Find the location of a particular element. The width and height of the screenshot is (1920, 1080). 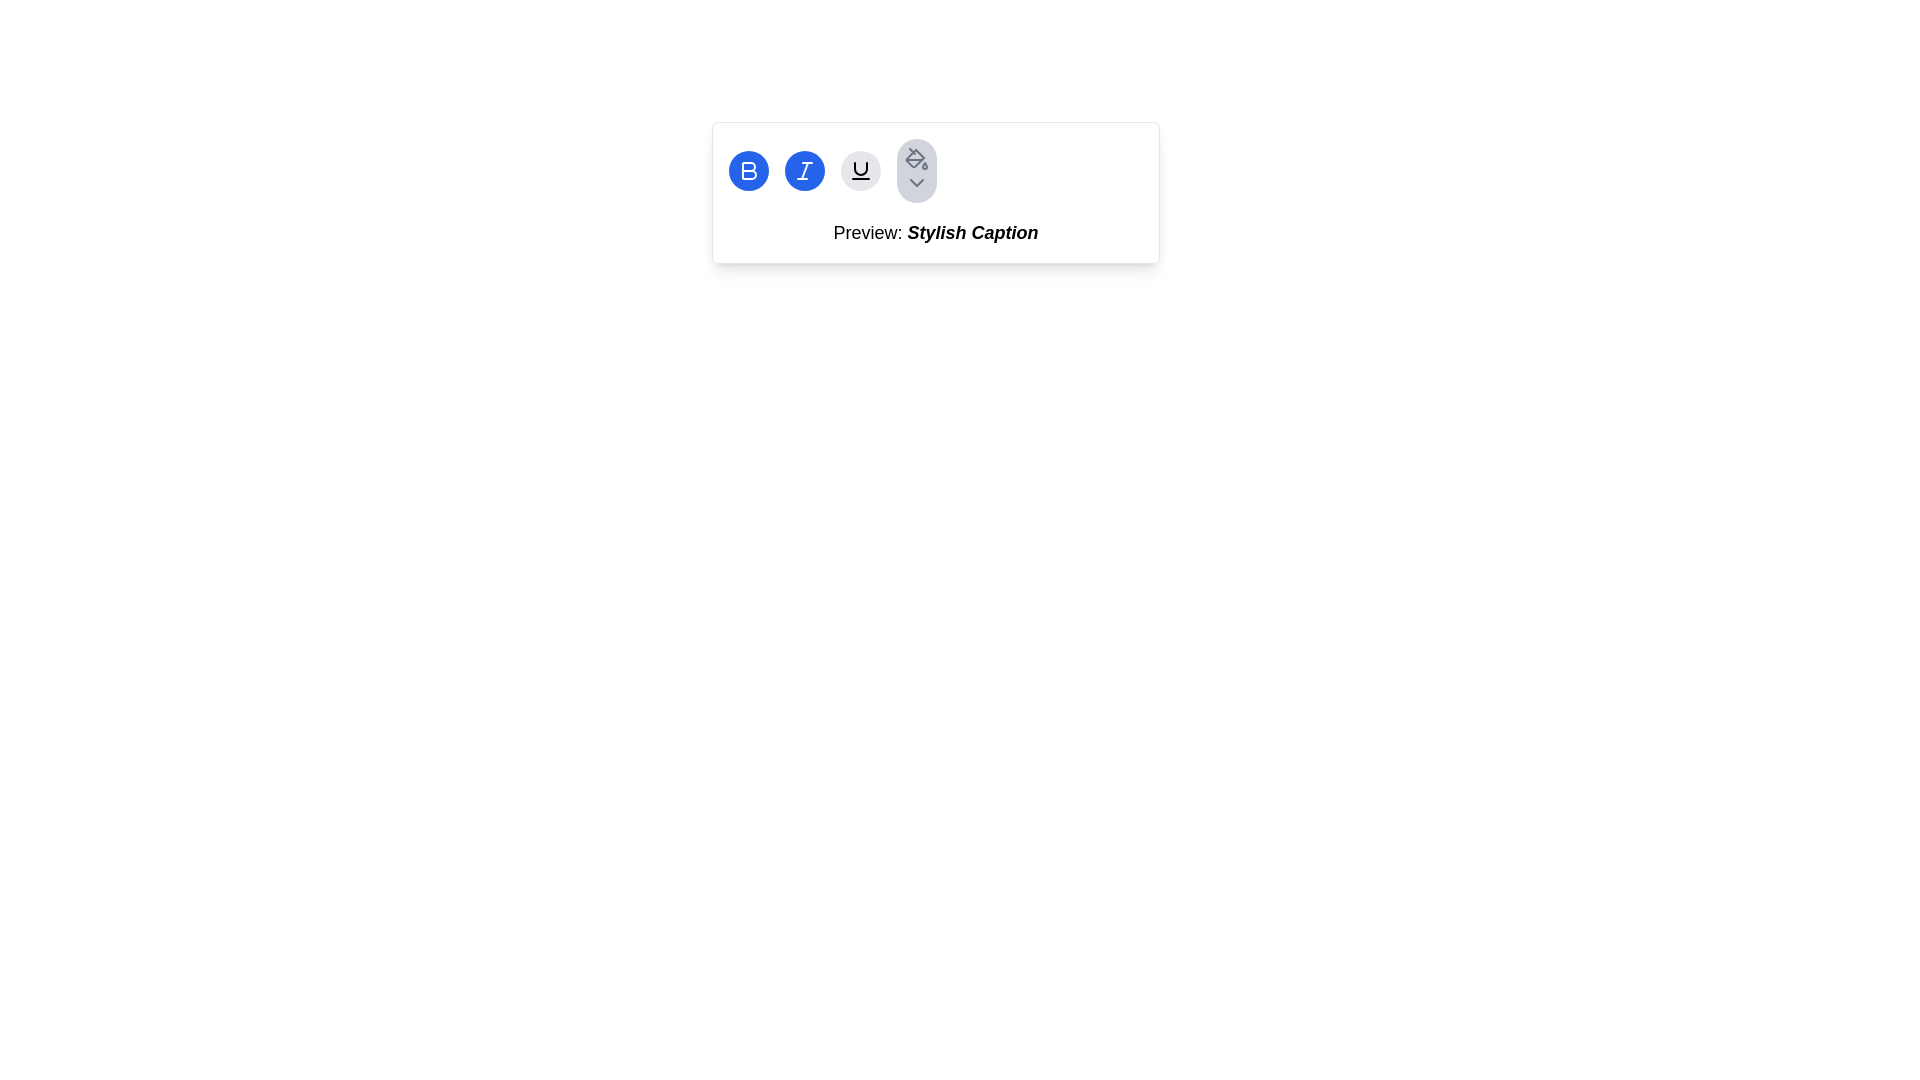

the paint bucket icon button in the toolbar is located at coordinates (915, 157).